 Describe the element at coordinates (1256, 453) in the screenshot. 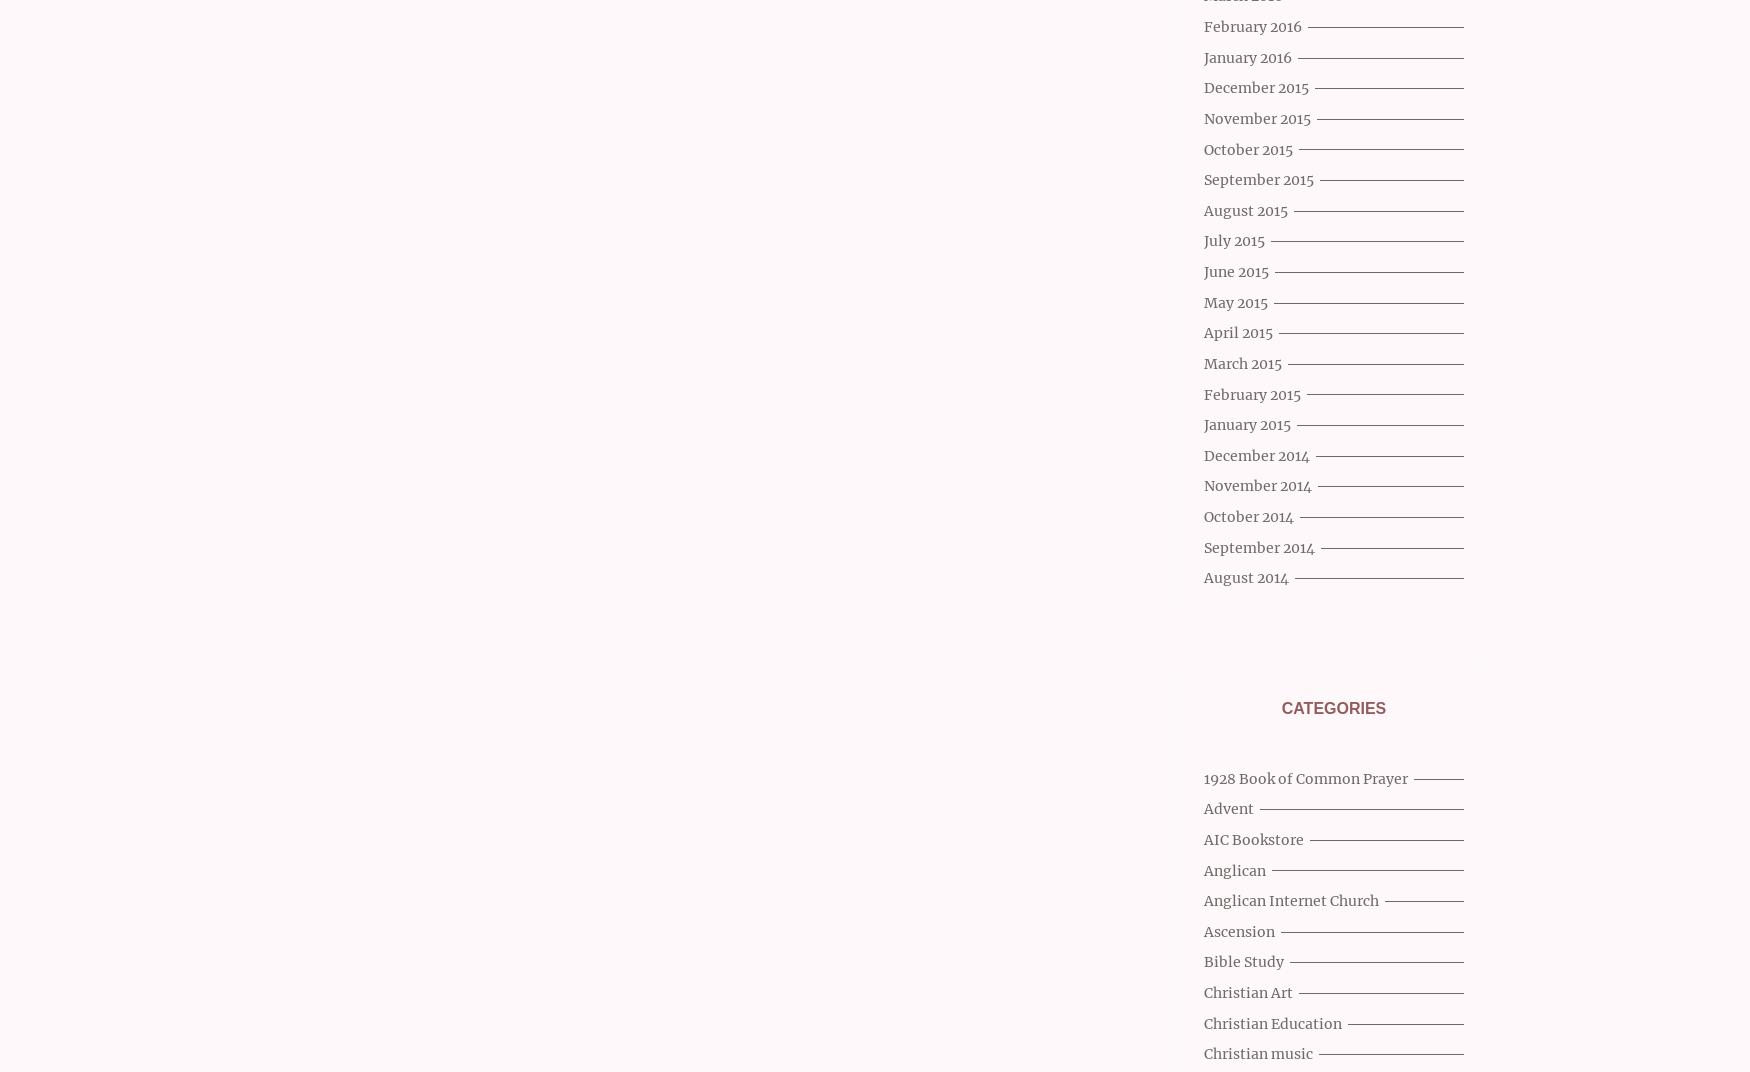

I see `'December 2014'` at that location.